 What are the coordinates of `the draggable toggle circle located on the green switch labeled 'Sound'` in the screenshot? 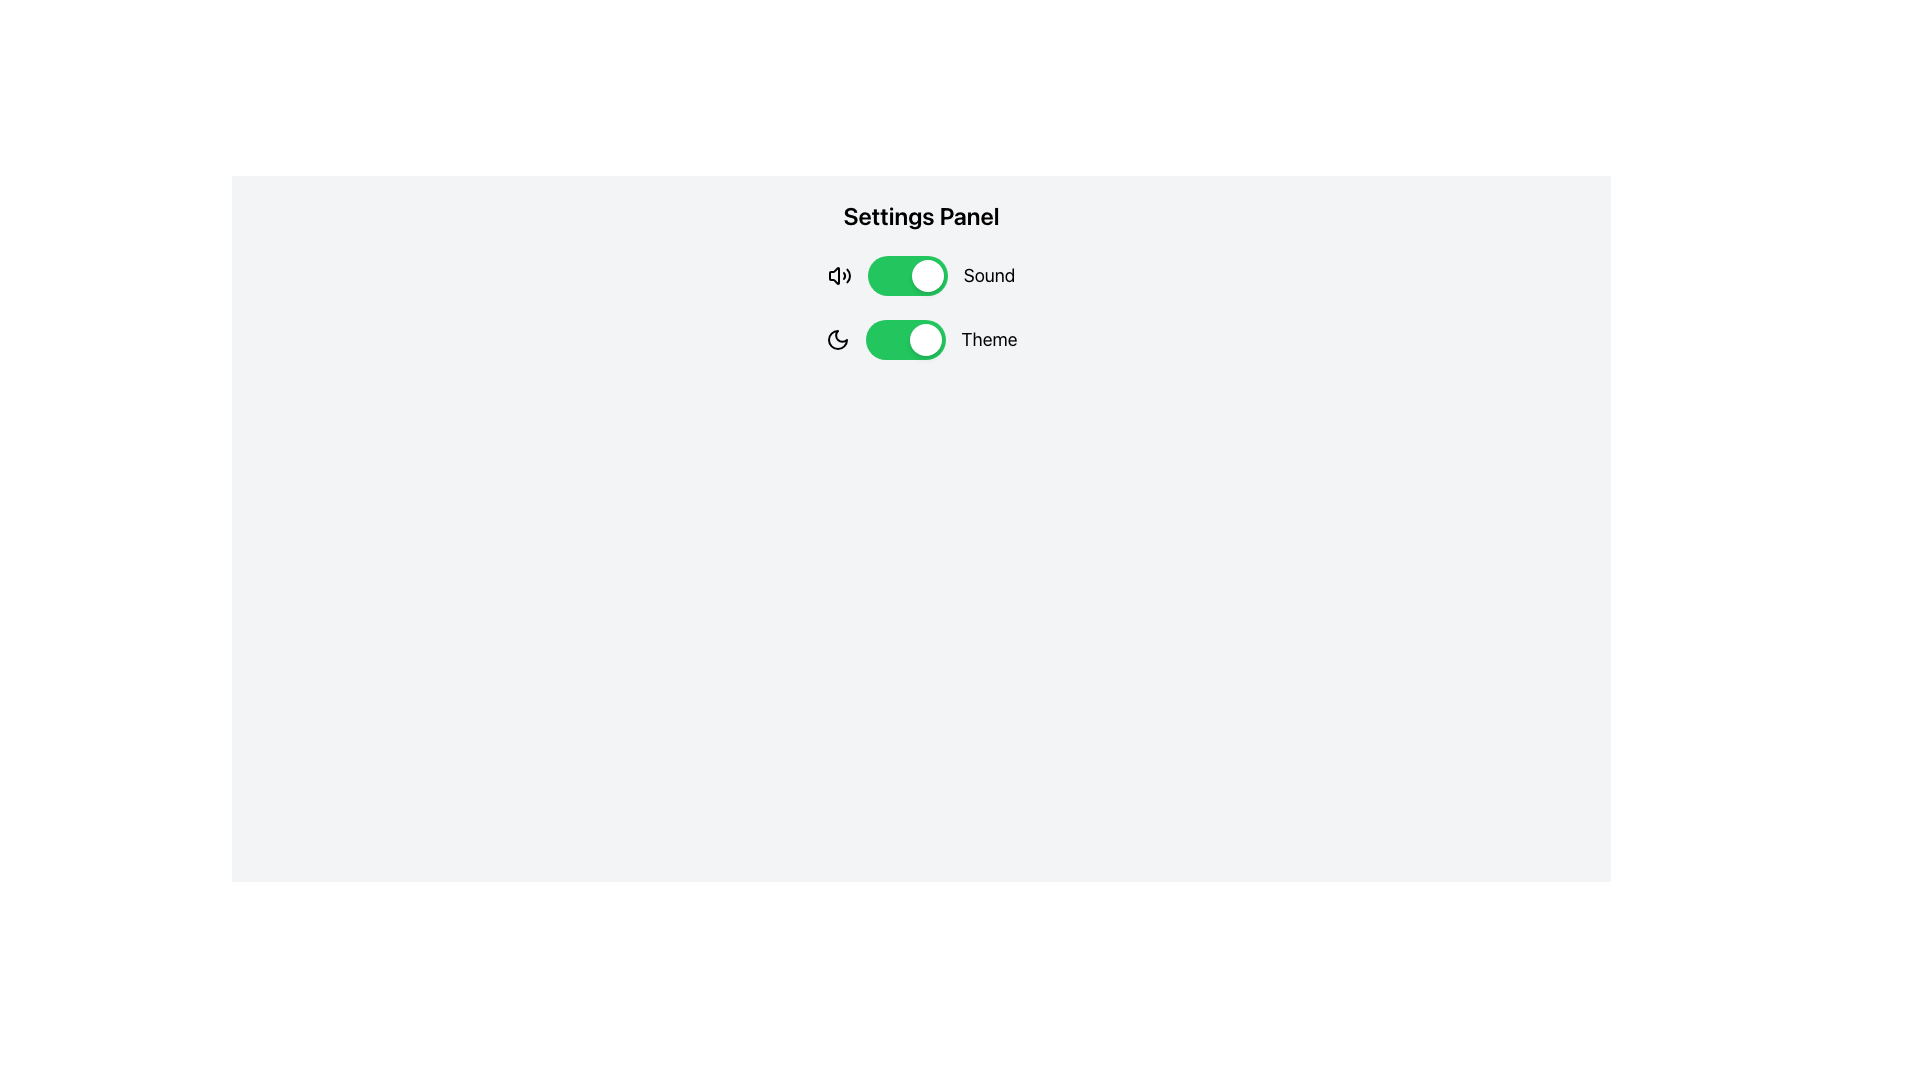 It's located at (926, 276).